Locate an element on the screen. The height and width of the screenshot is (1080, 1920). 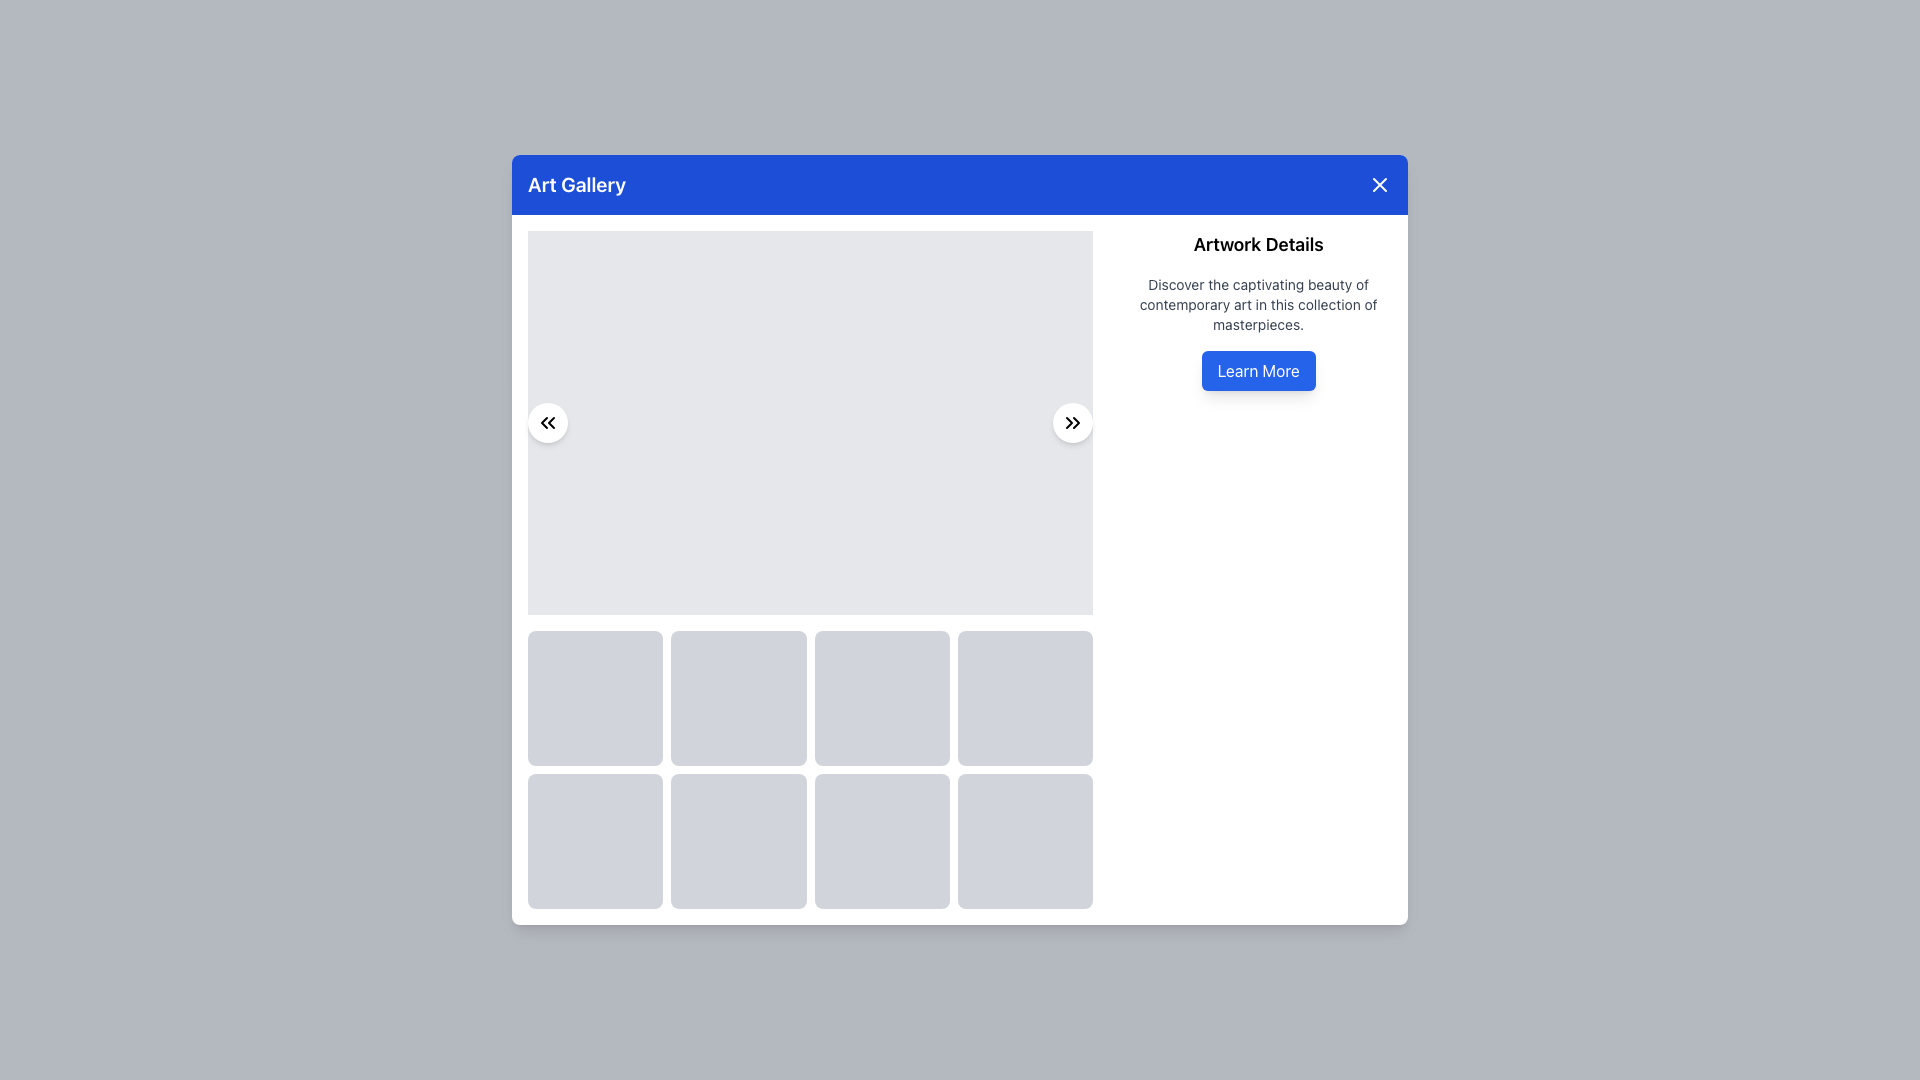
the Placeholder tile located in the second column and second row of the 4x2 grid, which functions as a visual placeholder in the gallery is located at coordinates (738, 841).